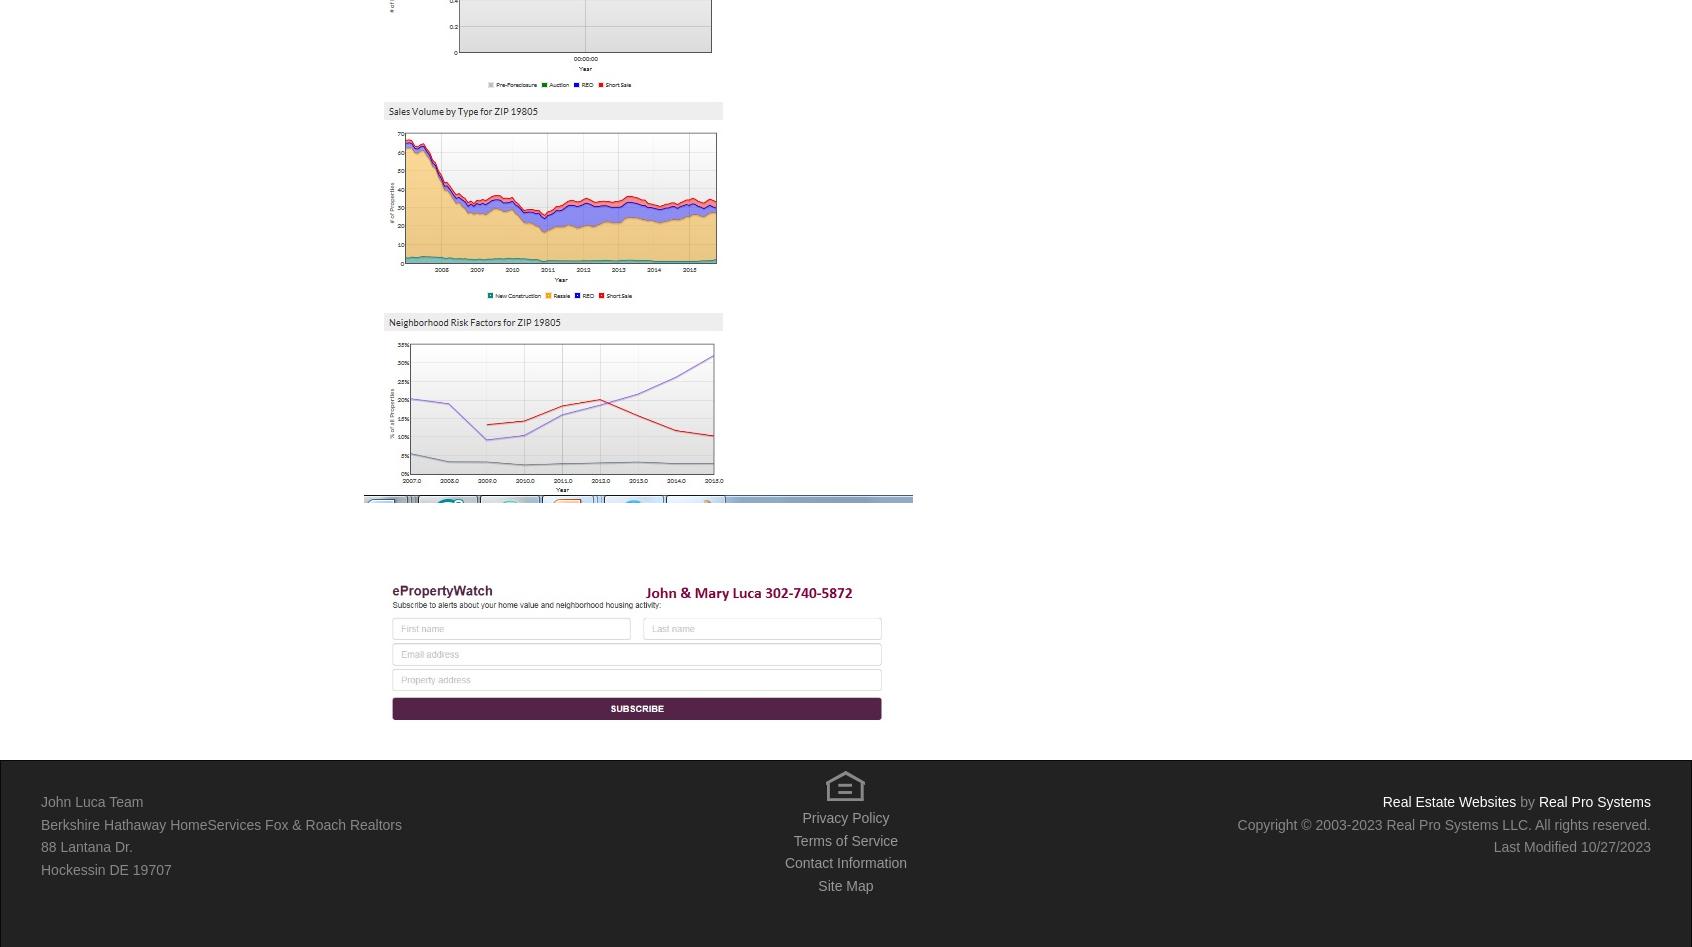 The image size is (1692, 947). I want to click on '19707', so click(131, 867).